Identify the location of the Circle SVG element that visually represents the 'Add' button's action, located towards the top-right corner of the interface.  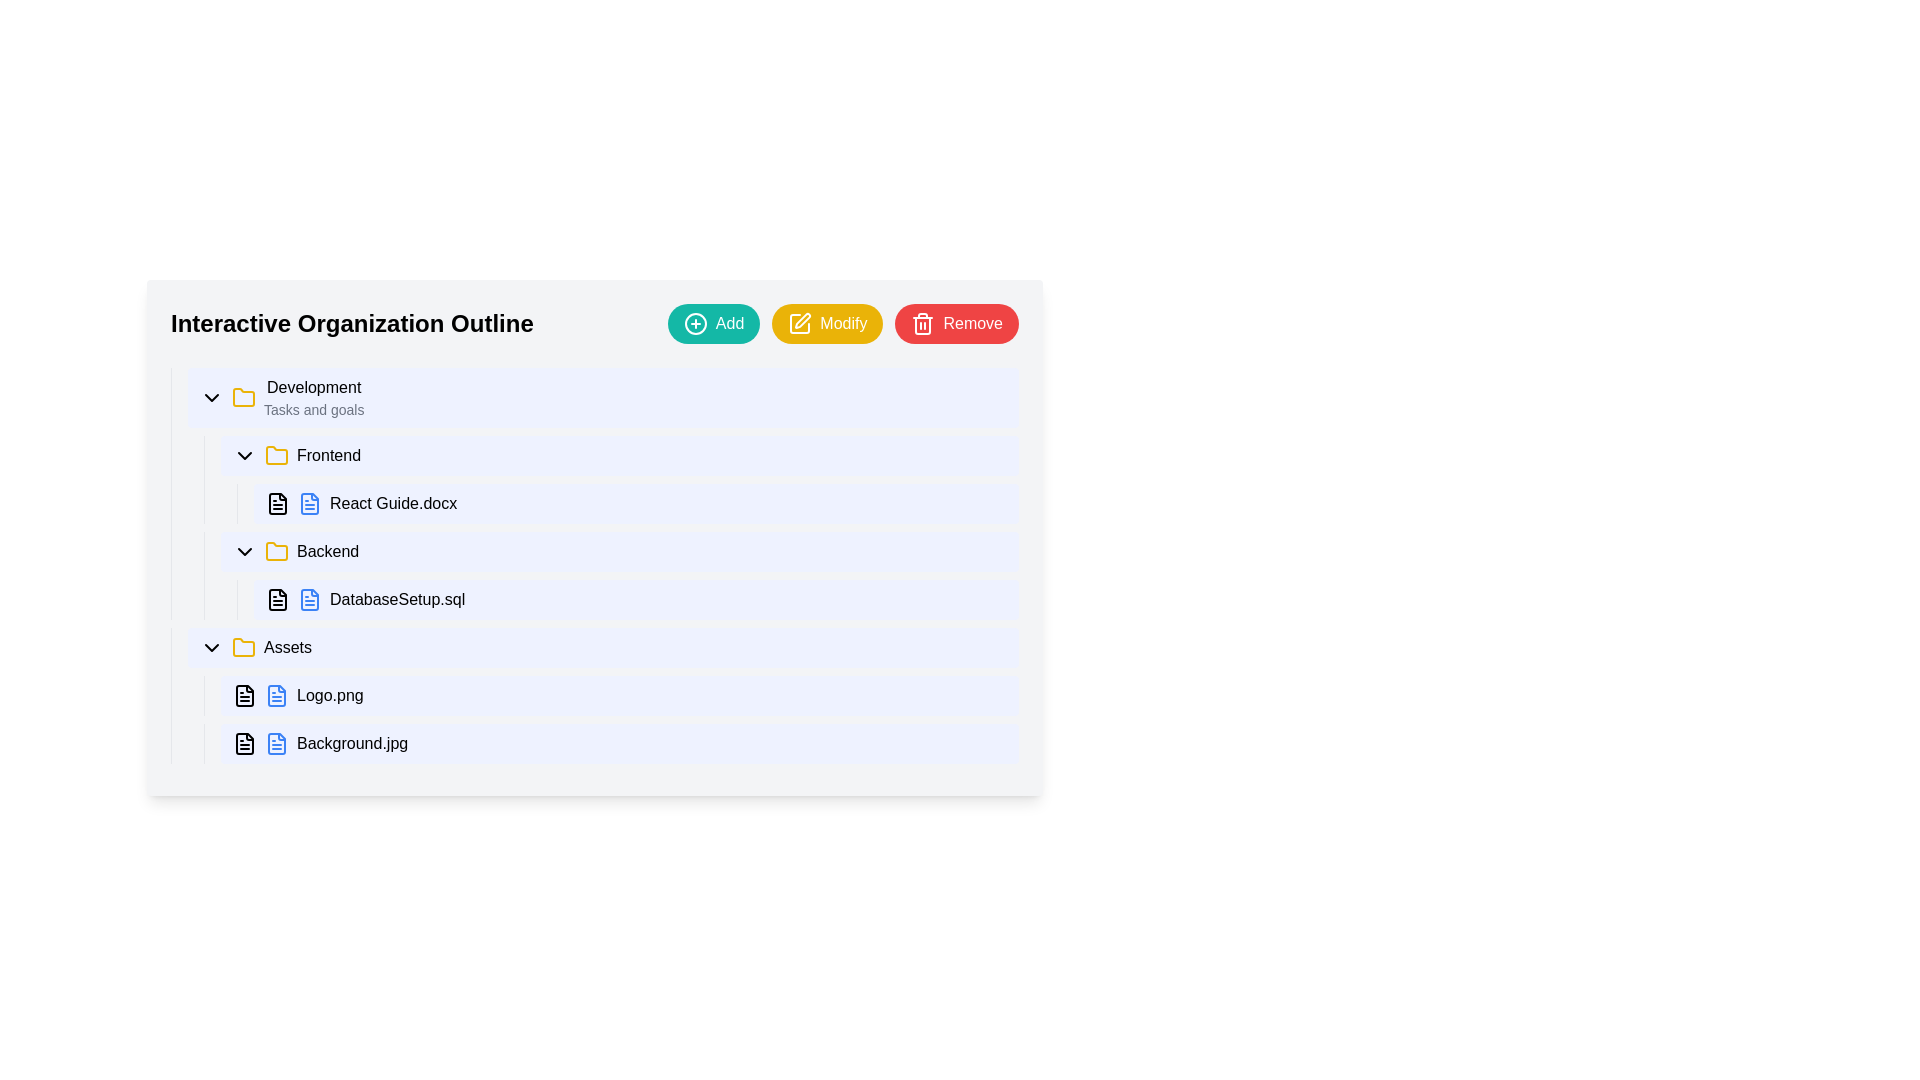
(695, 323).